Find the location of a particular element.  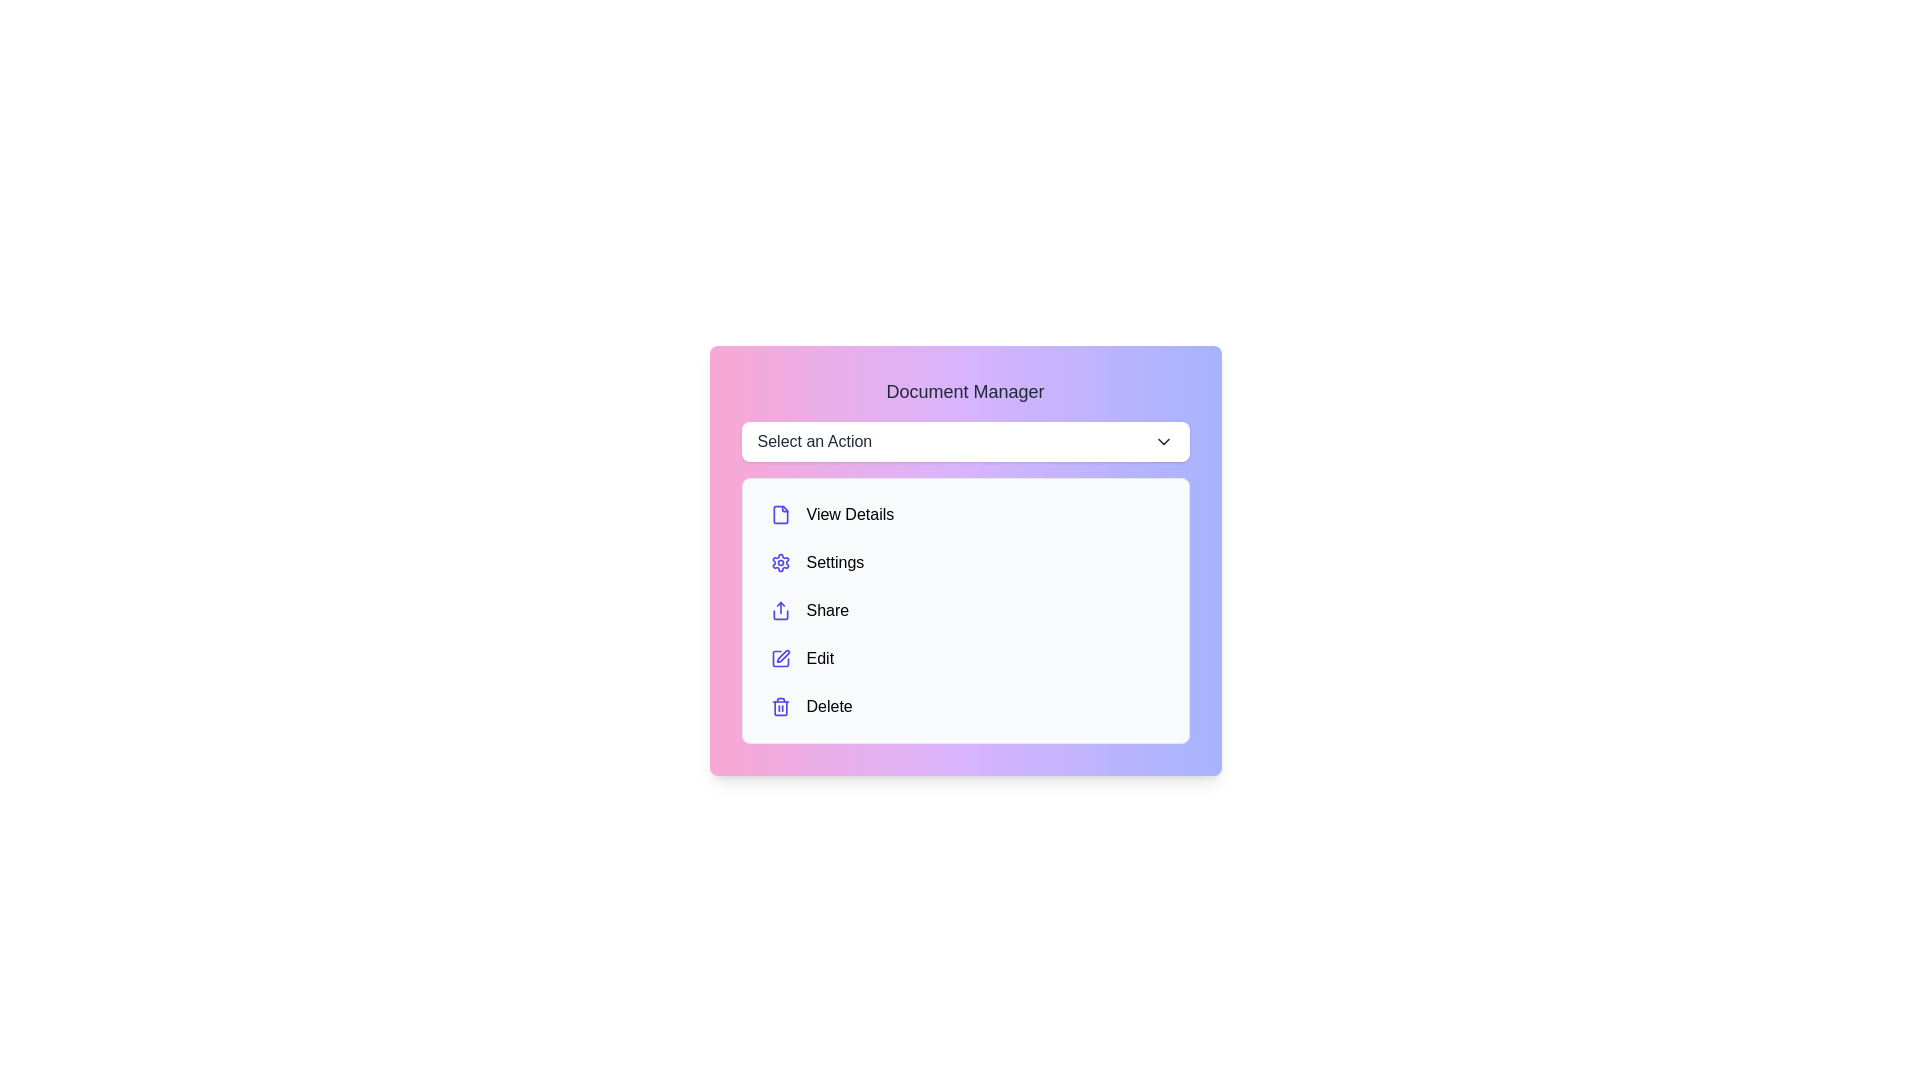

the 'Share' button, which is the third option in the 'Document Manager' menu is located at coordinates (965, 609).